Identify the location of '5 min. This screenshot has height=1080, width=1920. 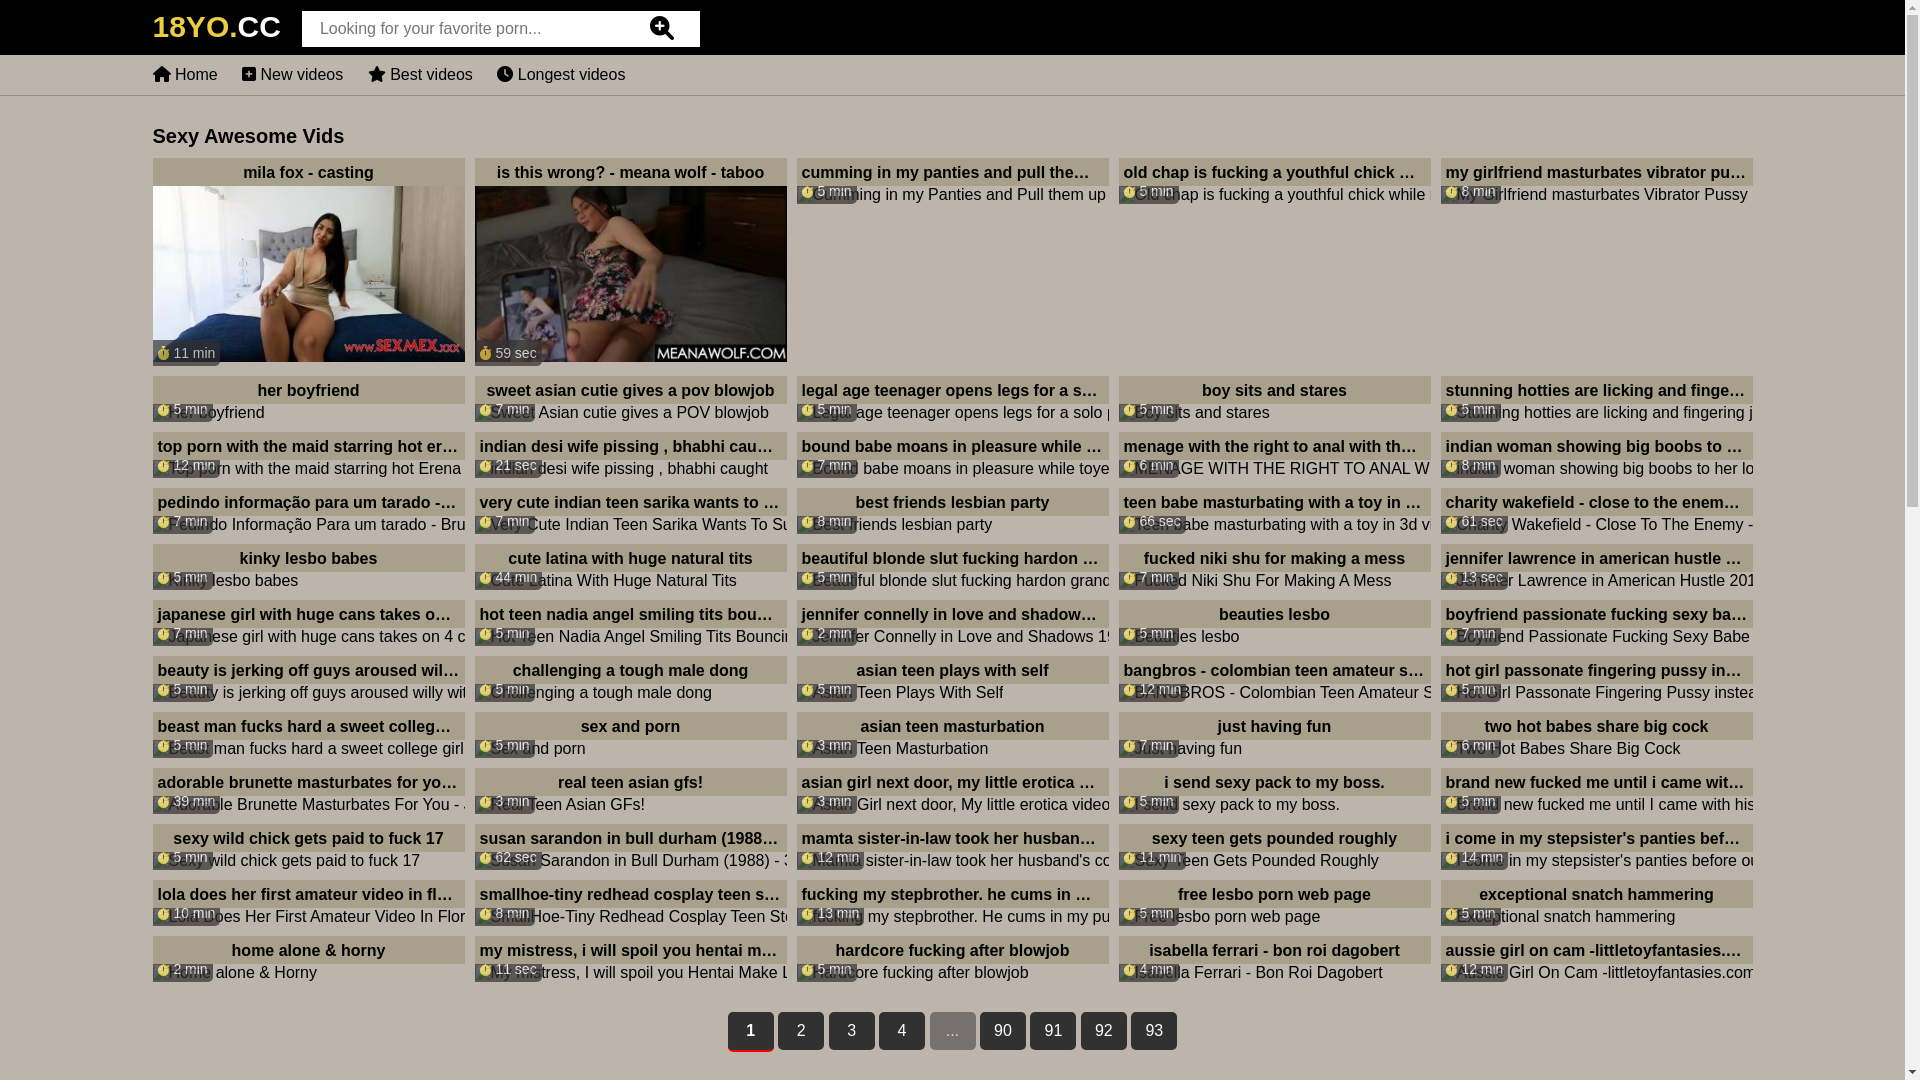
(1272, 398).